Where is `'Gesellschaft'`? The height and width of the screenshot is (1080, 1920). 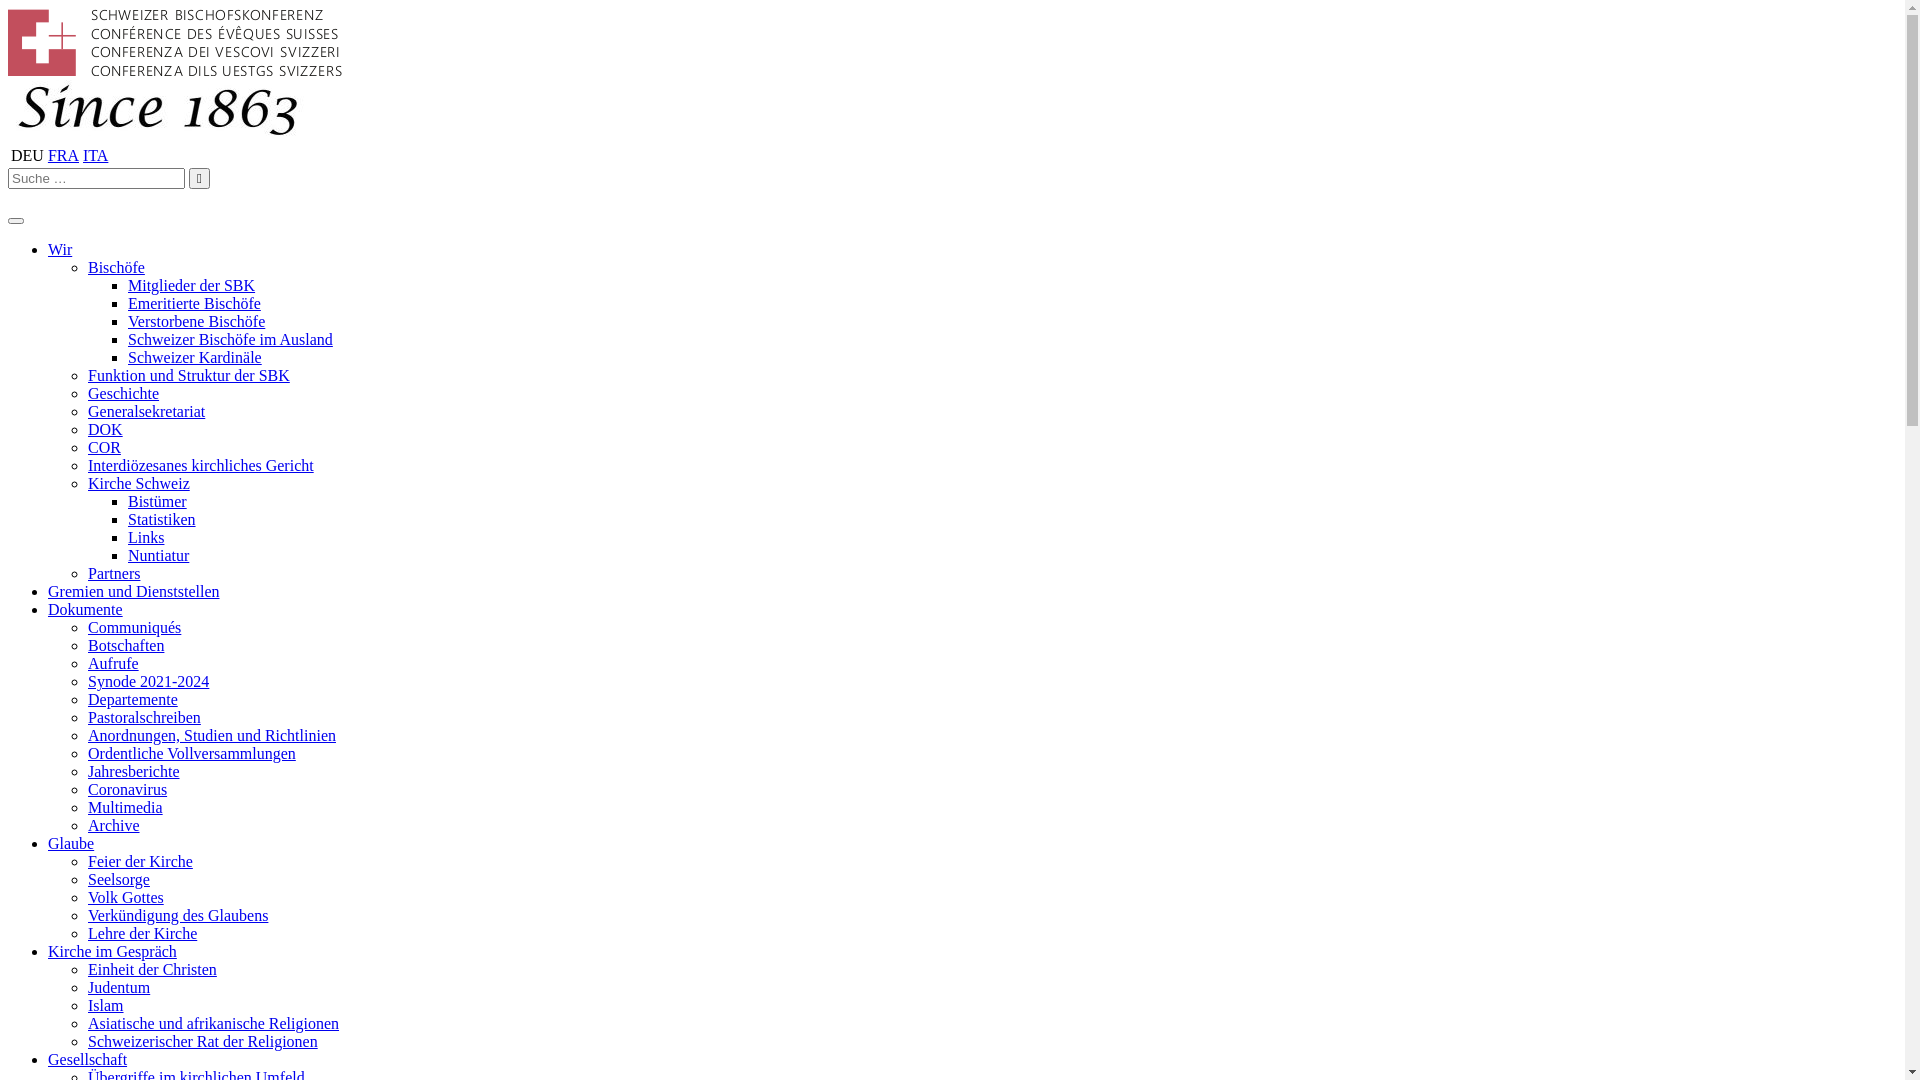
'Gesellschaft' is located at coordinates (86, 1058).